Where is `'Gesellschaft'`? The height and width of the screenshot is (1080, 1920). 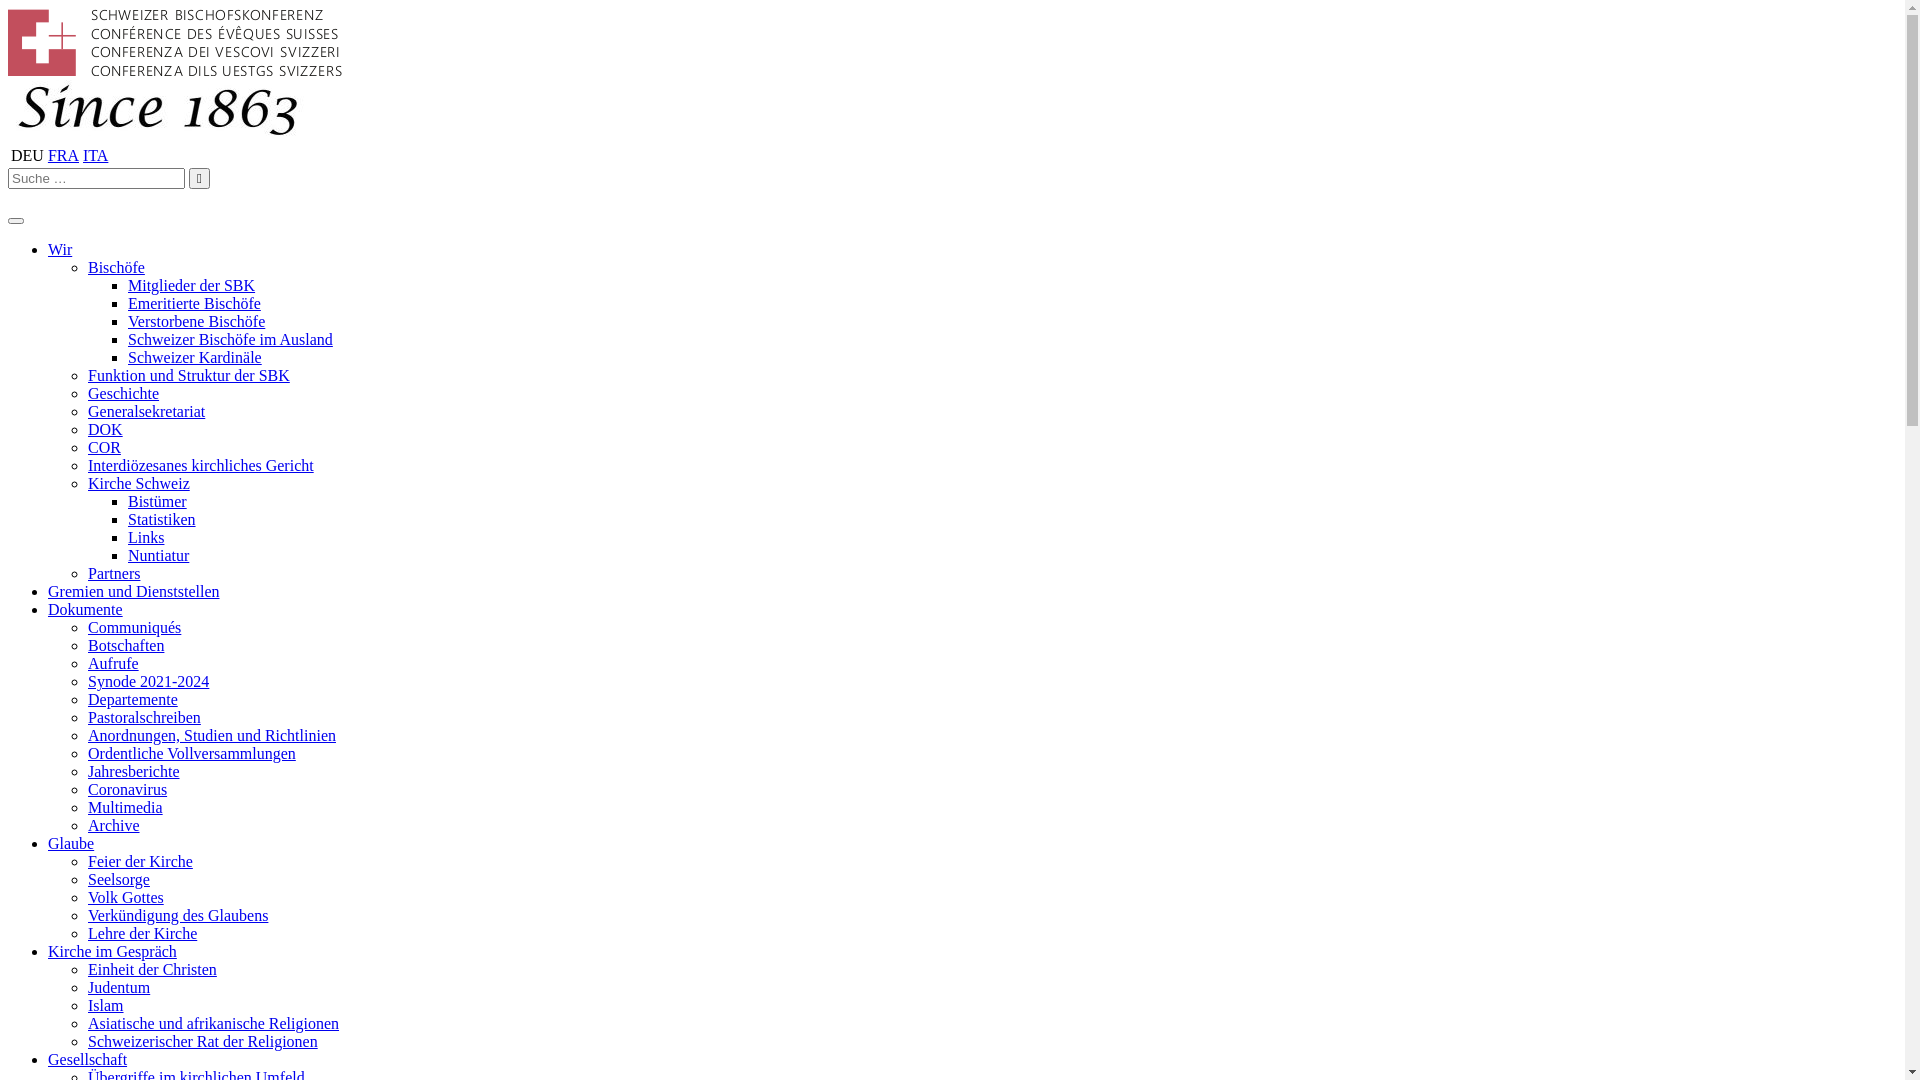
'Gesellschaft' is located at coordinates (86, 1058).